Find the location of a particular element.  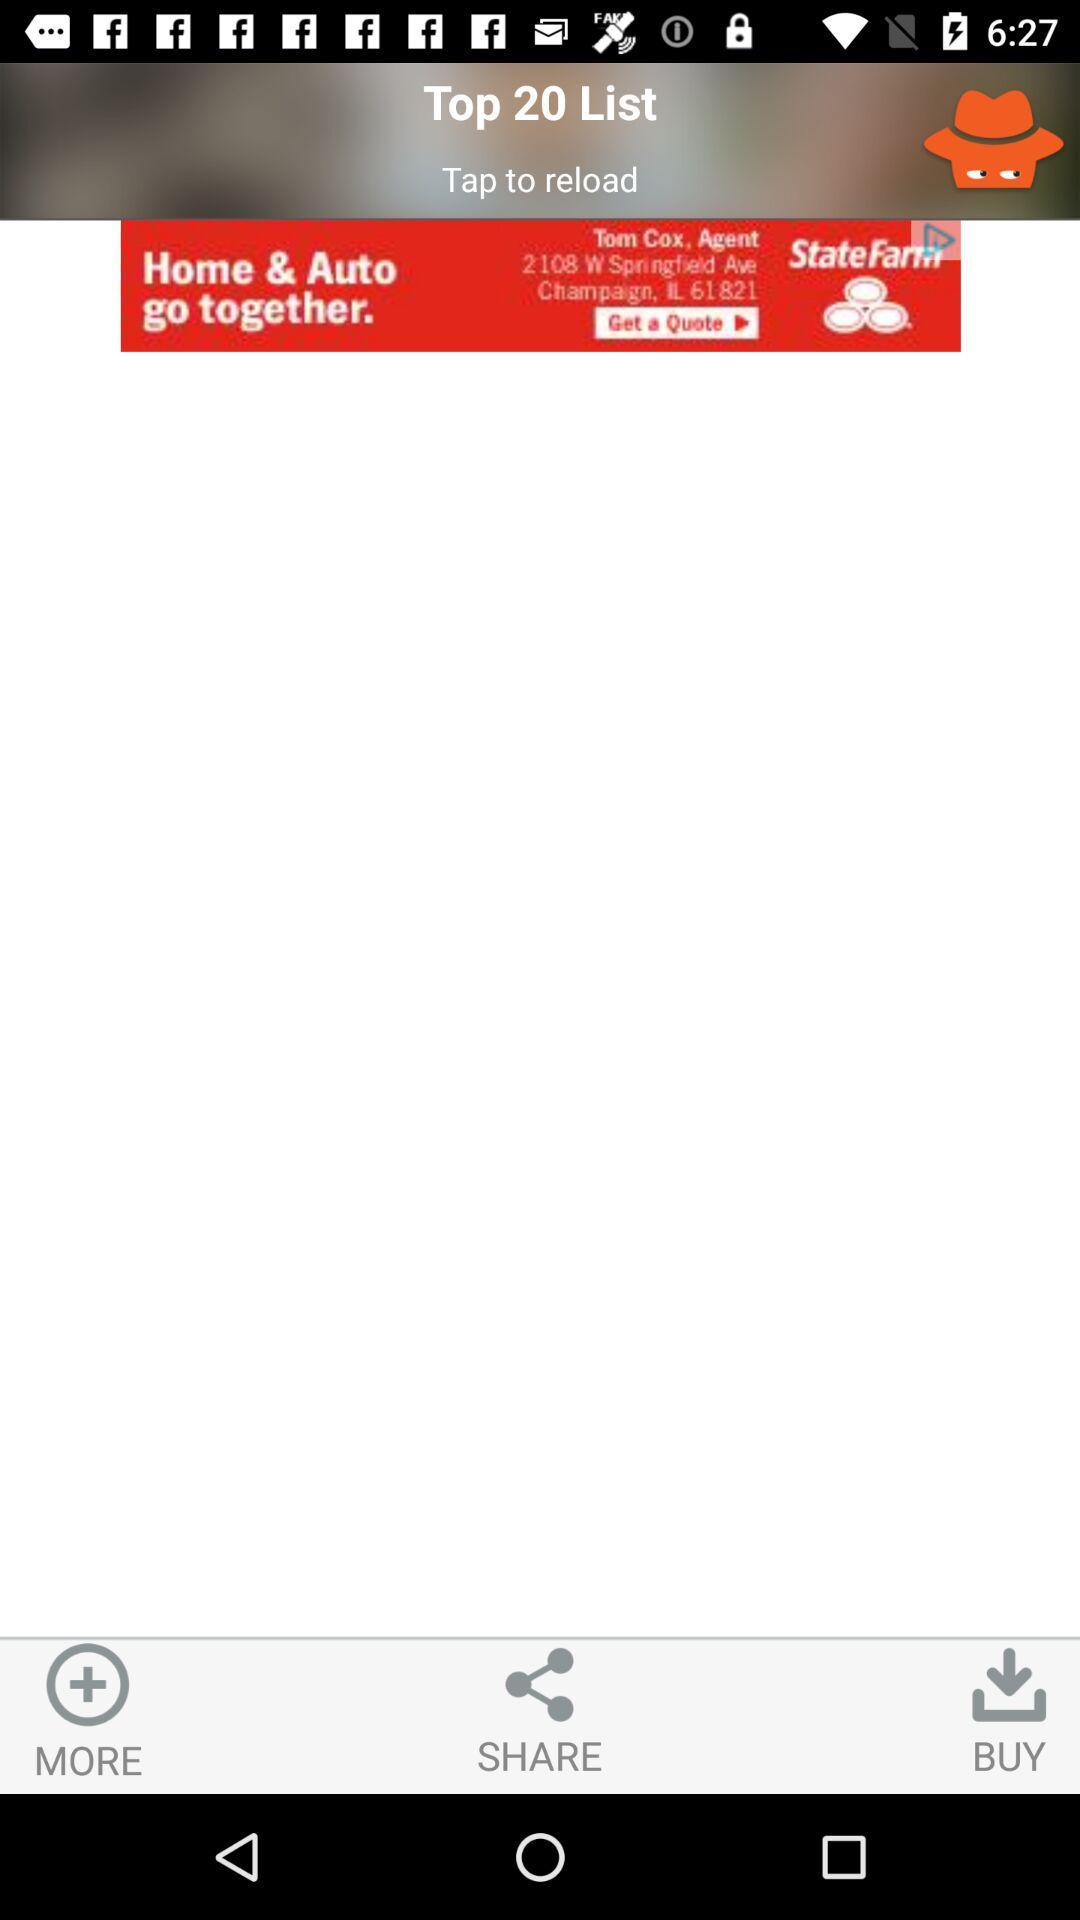

item below the tap to reload icon is located at coordinates (540, 285).